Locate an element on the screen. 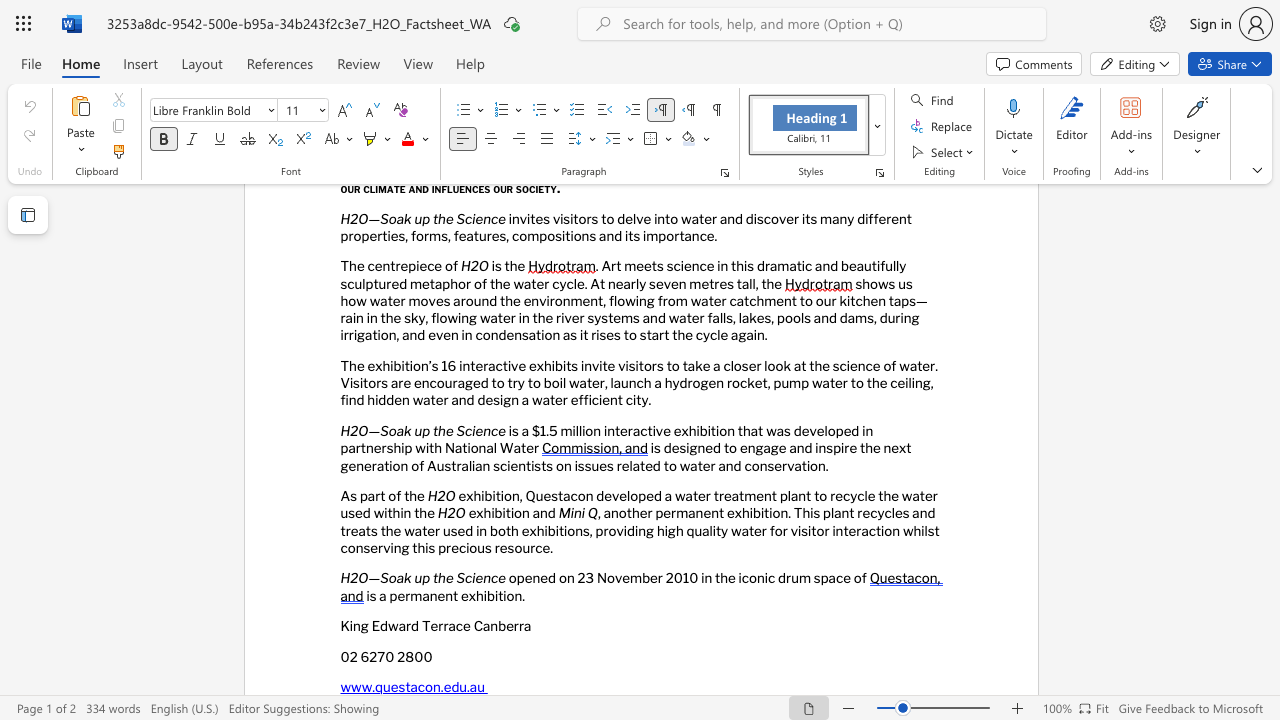 The image size is (1280, 720). the subset text "con.edu.au" within the text "www.questacon.edu.au" is located at coordinates (416, 686).